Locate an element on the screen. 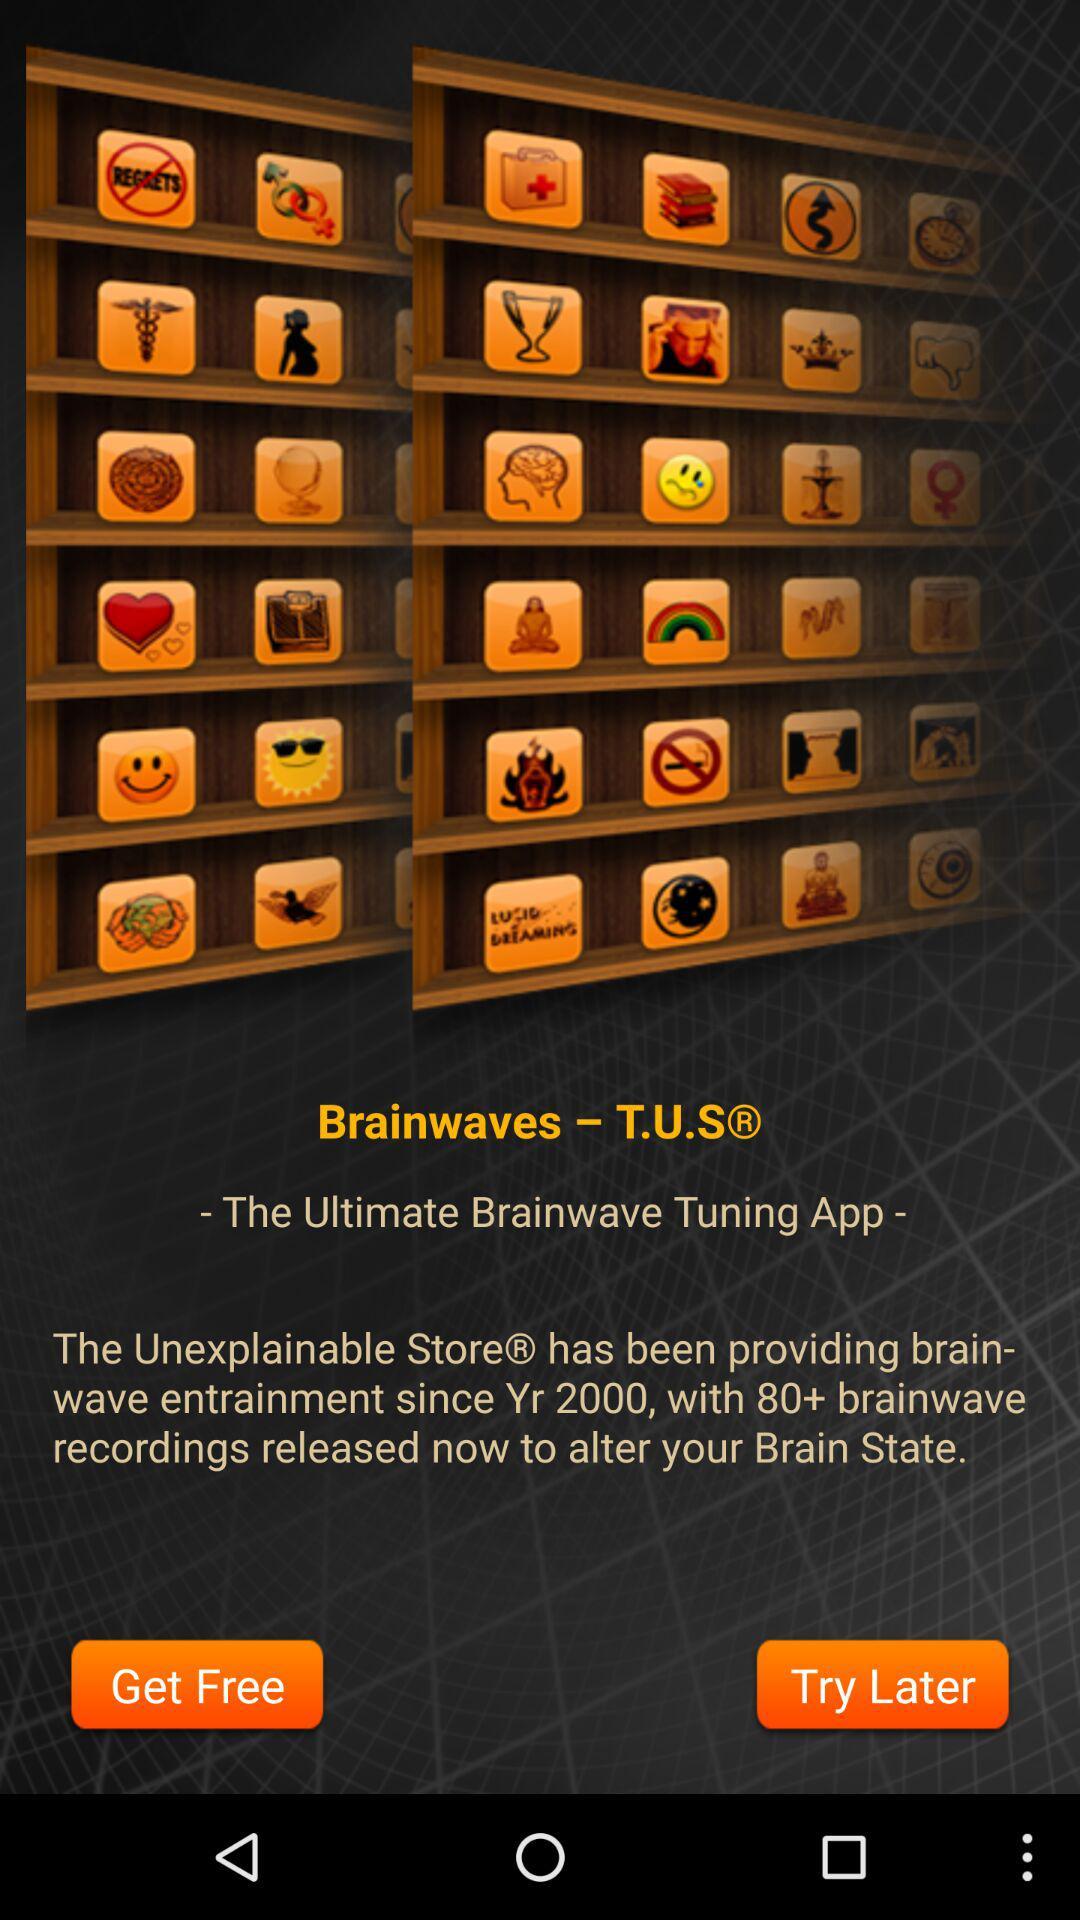 The width and height of the screenshot is (1080, 1920). the item next to the try later button is located at coordinates (197, 1688).